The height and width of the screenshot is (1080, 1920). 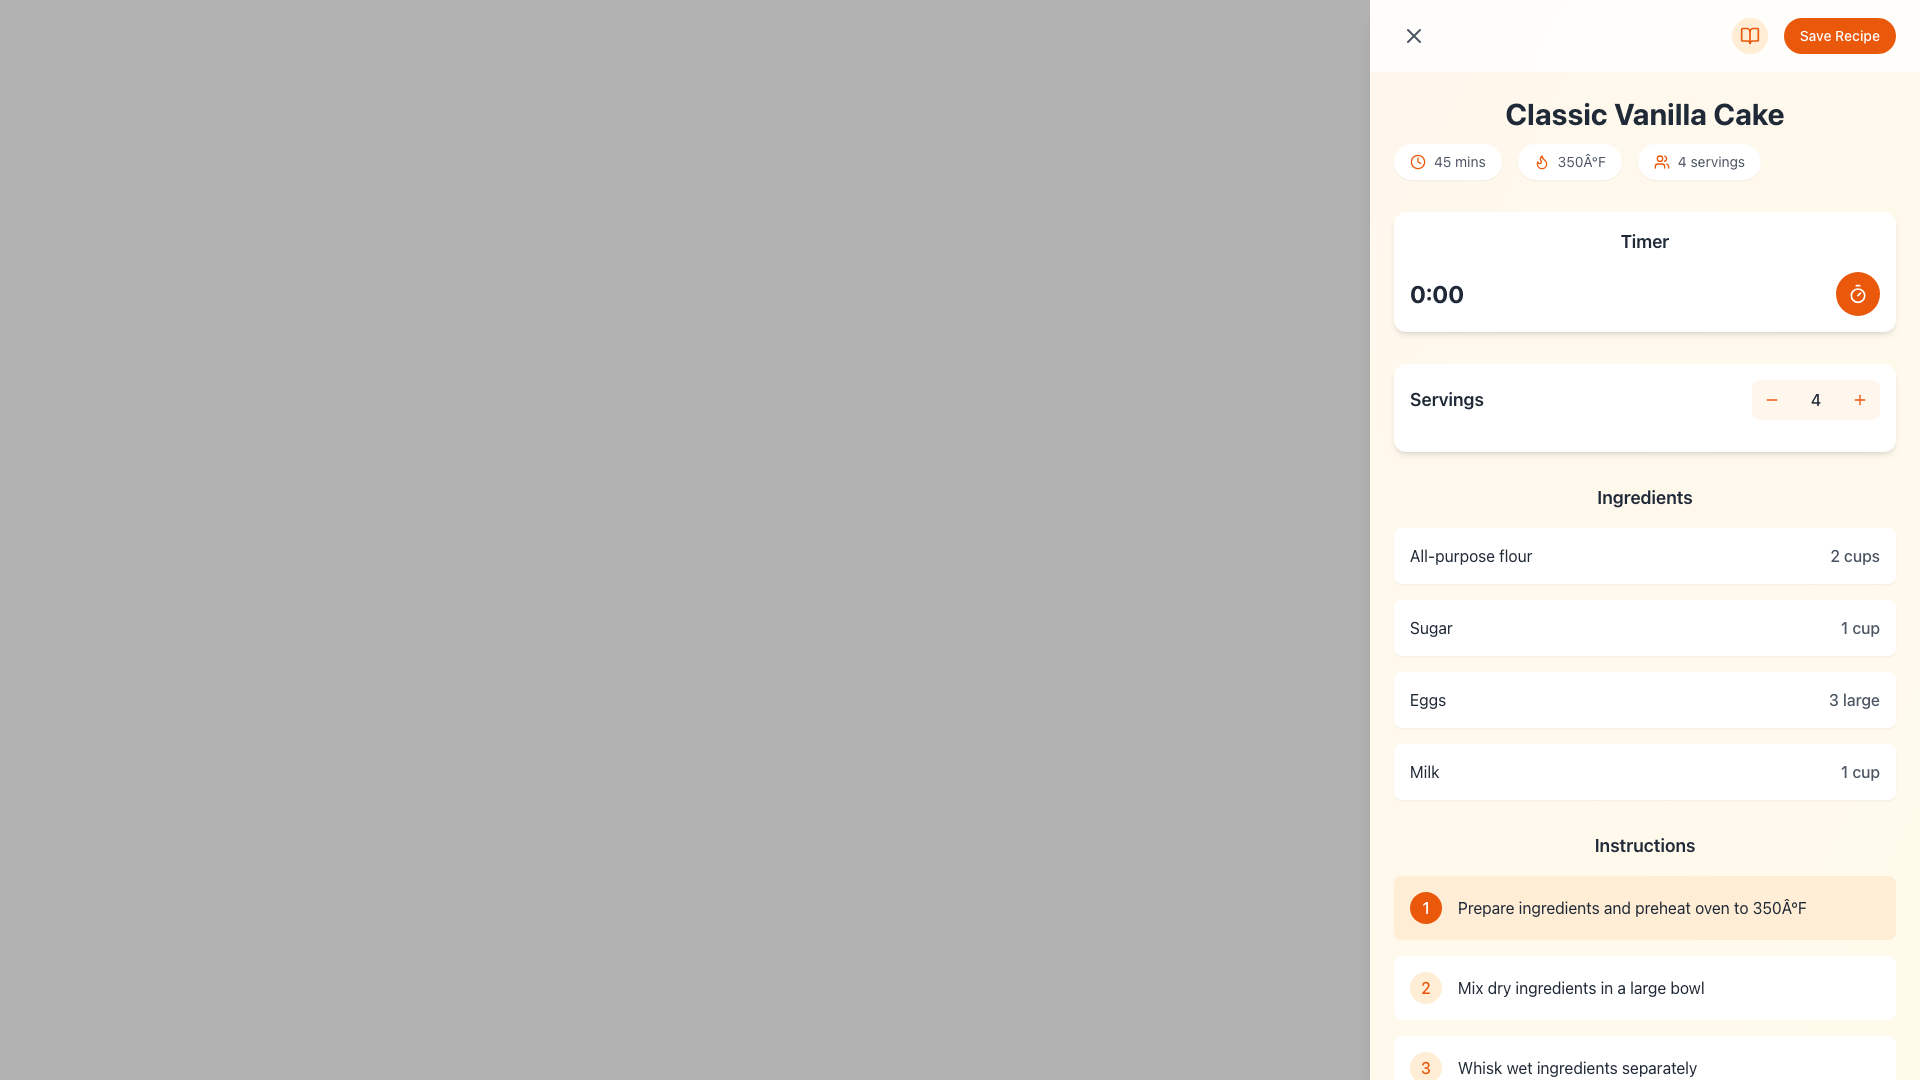 I want to click on the circular button with a bright orange background and a white stopwatch icon, located, so click(x=1856, y=293).